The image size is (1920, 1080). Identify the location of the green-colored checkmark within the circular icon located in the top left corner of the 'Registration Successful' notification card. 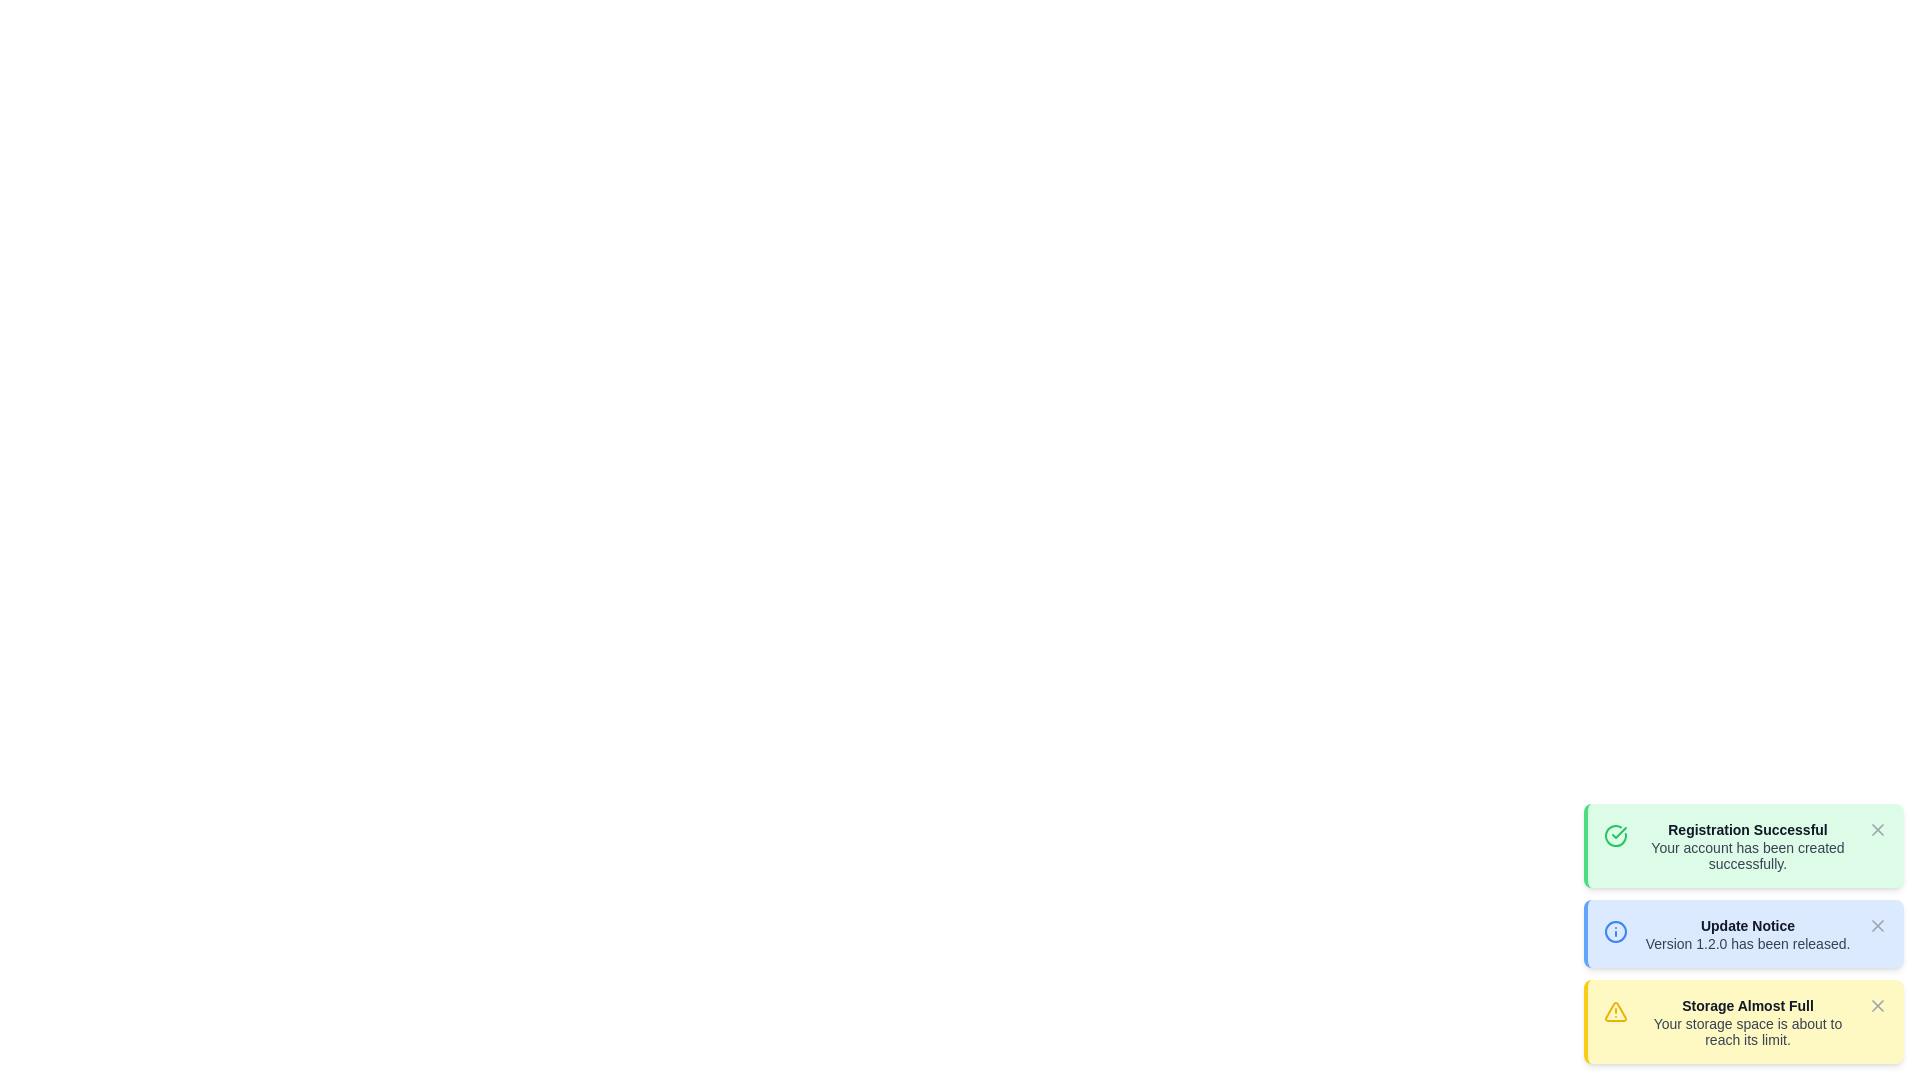
(1619, 833).